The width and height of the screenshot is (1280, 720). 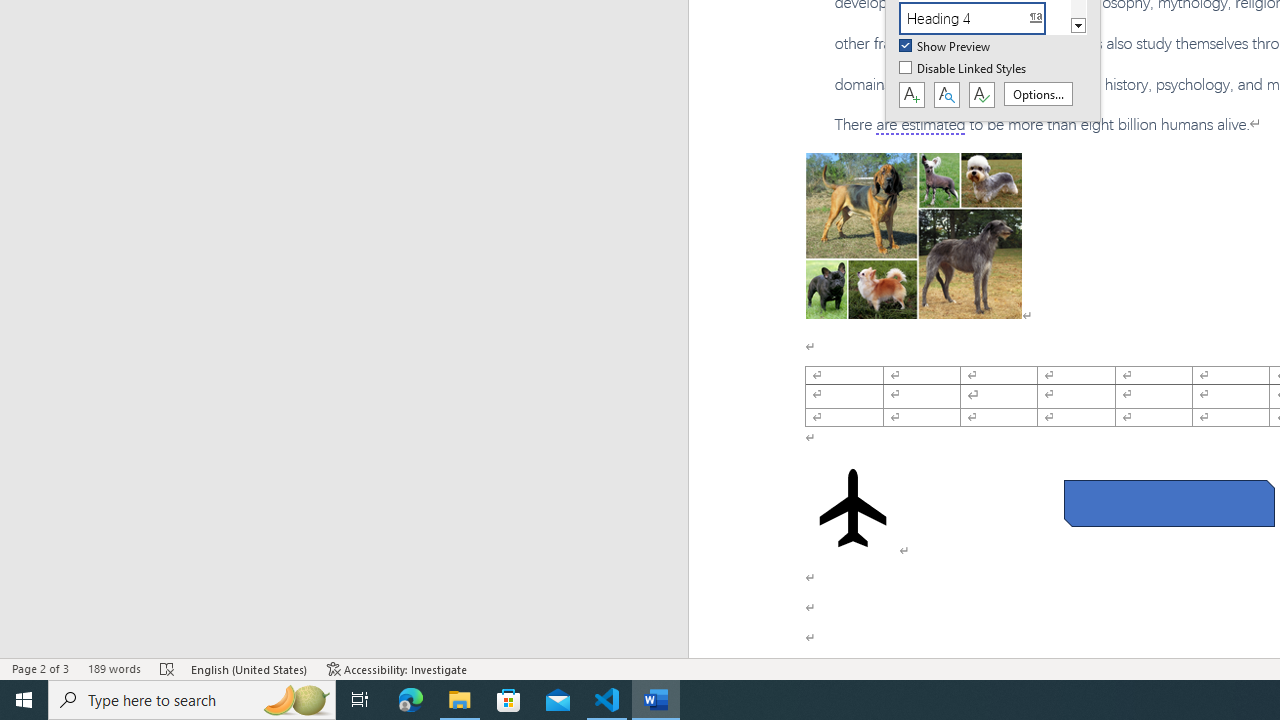 What do you see at coordinates (249, 669) in the screenshot?
I see `'Language English (United States)'` at bounding box center [249, 669].